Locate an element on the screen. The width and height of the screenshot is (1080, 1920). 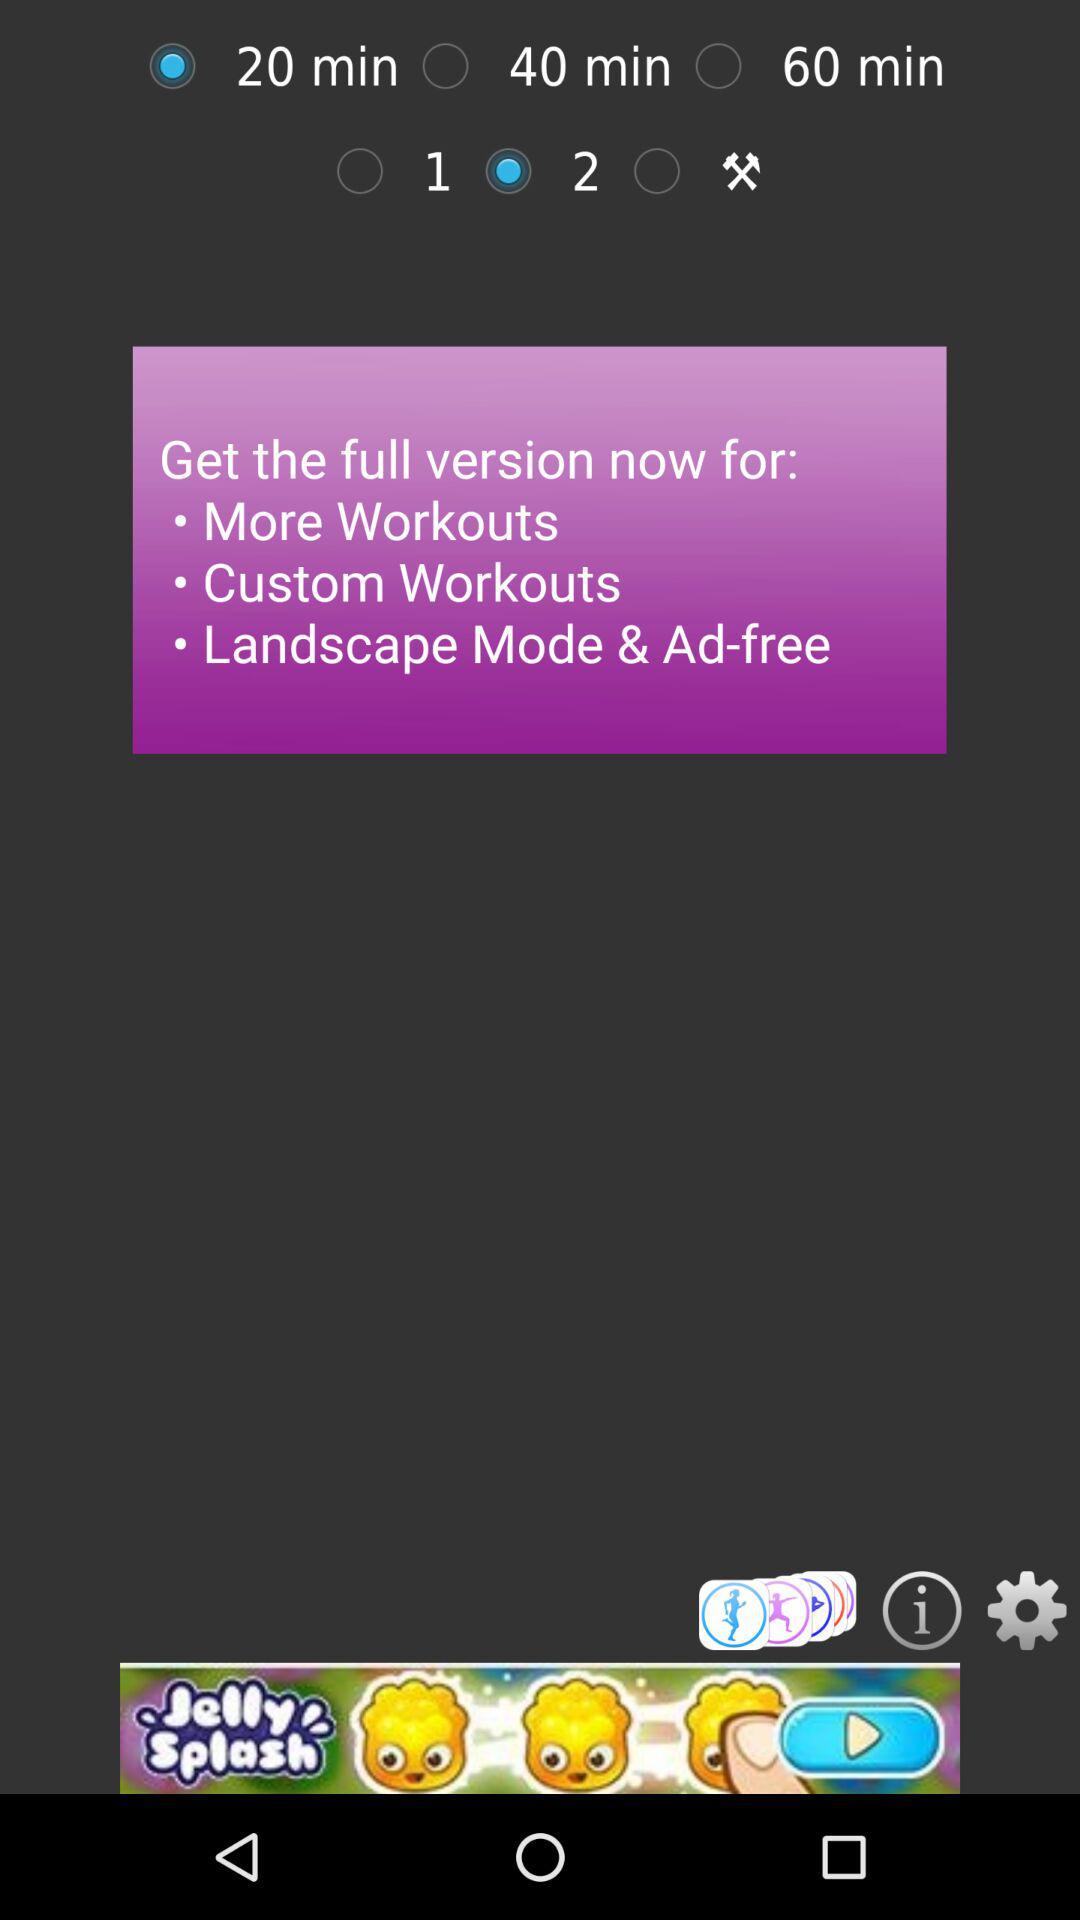
min setting option is located at coordinates (370, 171).